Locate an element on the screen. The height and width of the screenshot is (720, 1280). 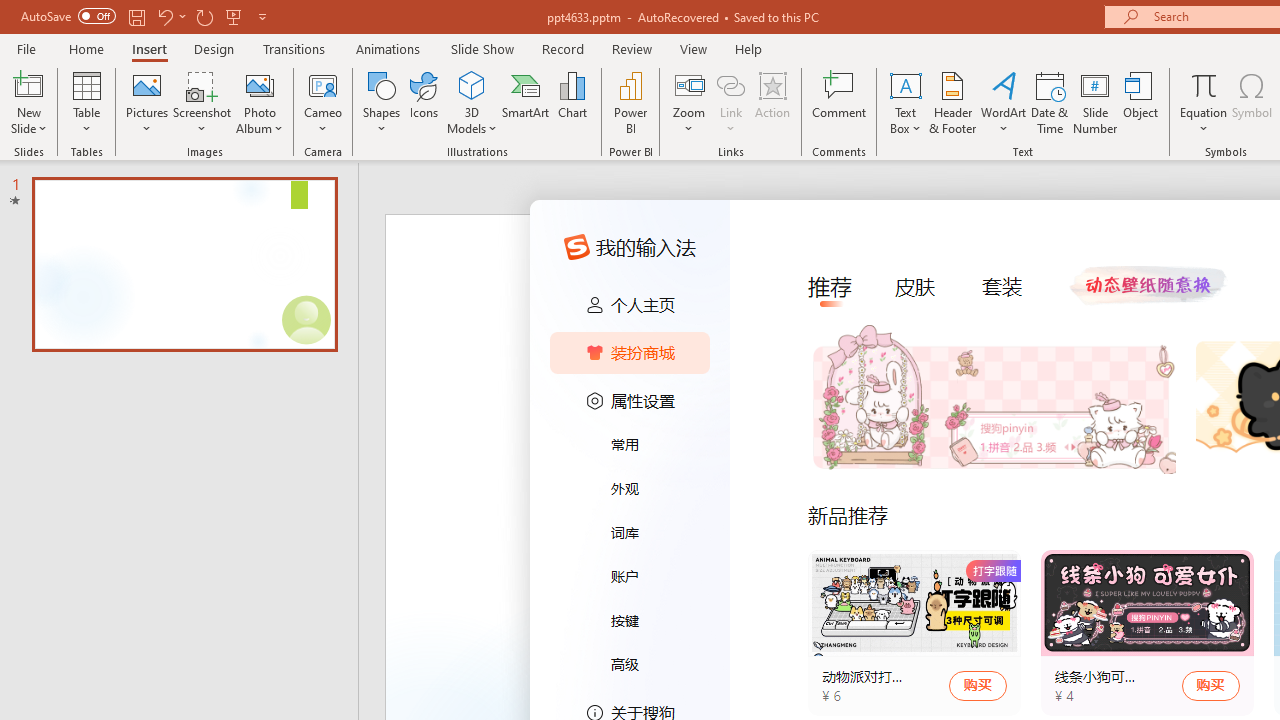
'New Photo Album...' is located at coordinates (258, 84).